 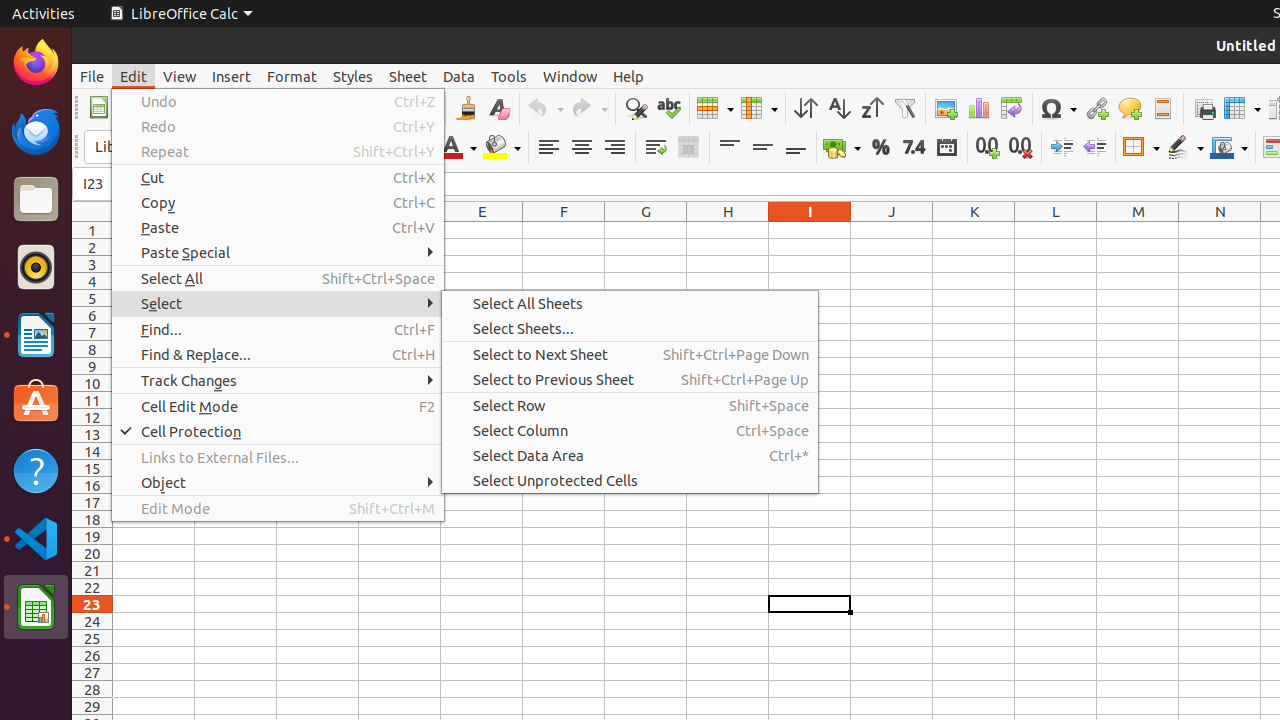 What do you see at coordinates (912, 146) in the screenshot?
I see `'Number'` at bounding box center [912, 146].